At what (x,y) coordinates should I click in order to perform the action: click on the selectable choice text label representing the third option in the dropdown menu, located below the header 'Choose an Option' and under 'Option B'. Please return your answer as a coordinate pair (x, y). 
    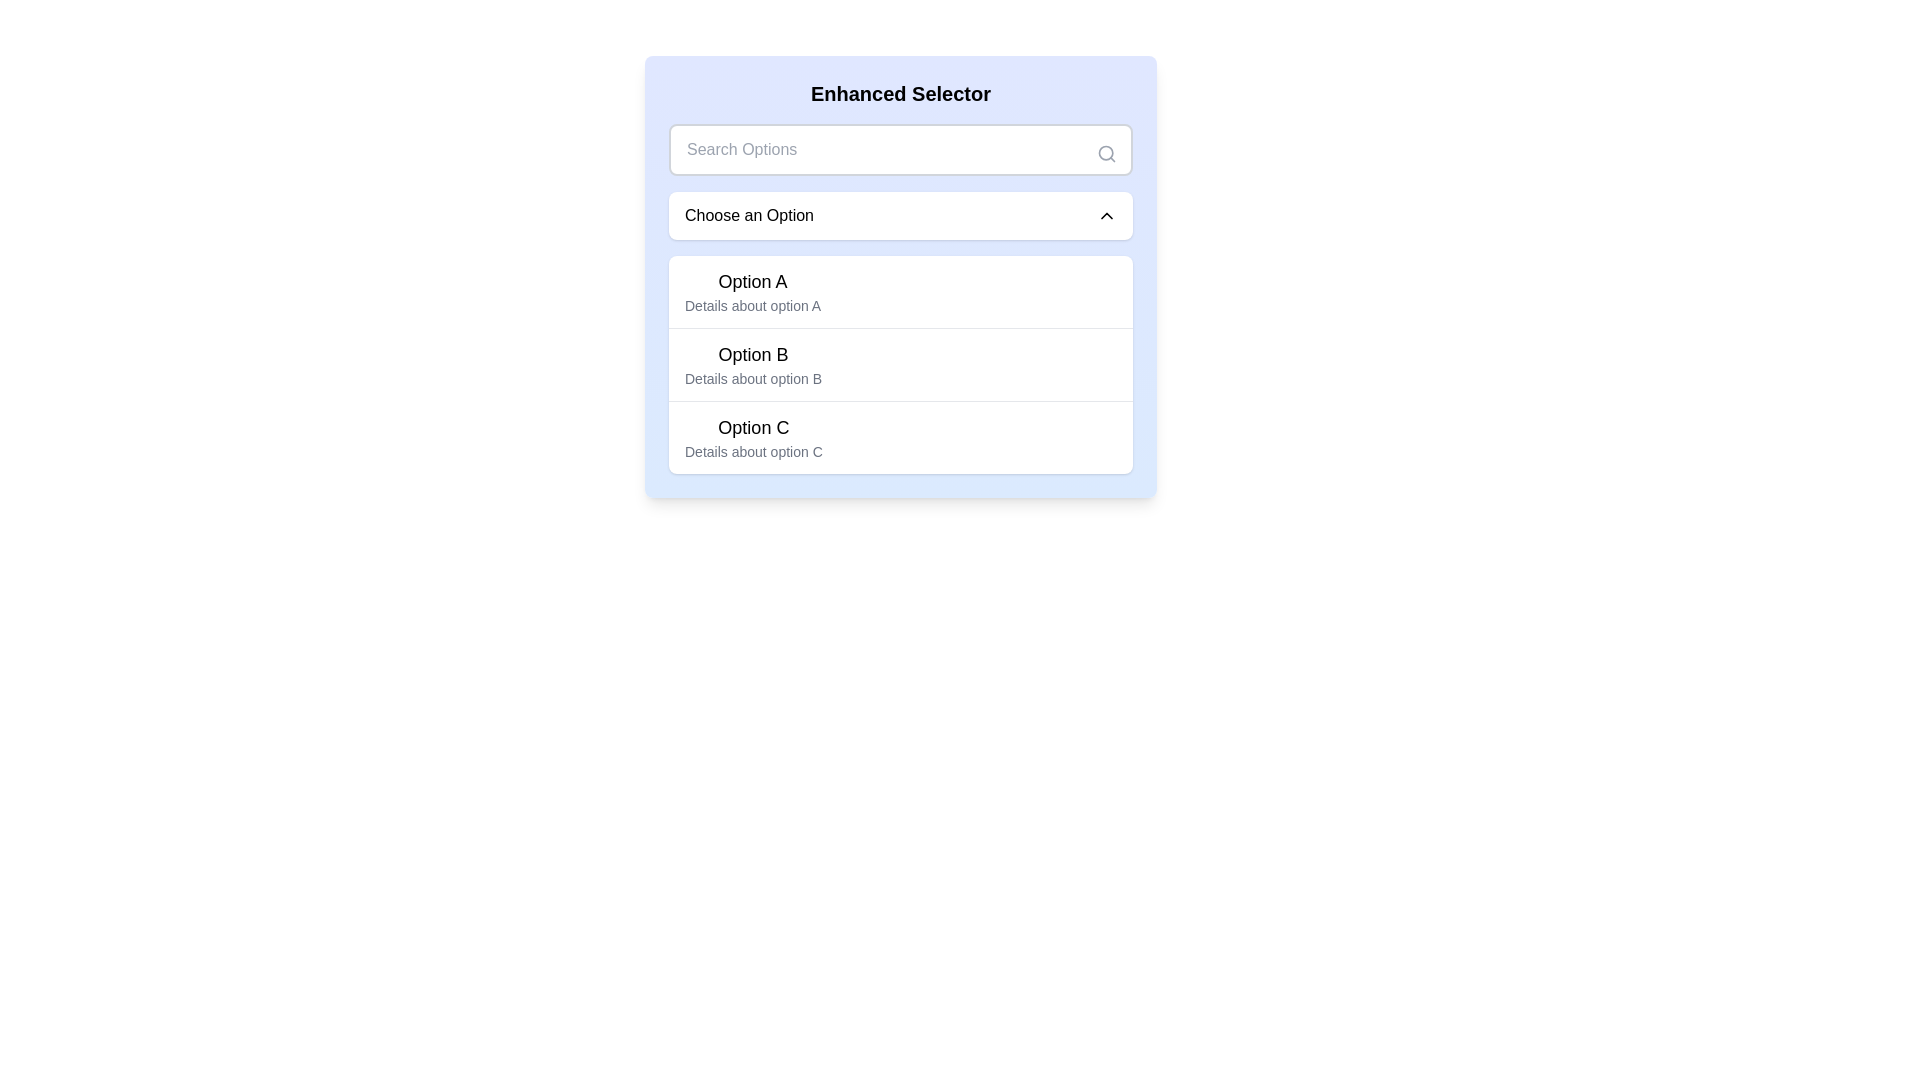
    Looking at the image, I should click on (752, 427).